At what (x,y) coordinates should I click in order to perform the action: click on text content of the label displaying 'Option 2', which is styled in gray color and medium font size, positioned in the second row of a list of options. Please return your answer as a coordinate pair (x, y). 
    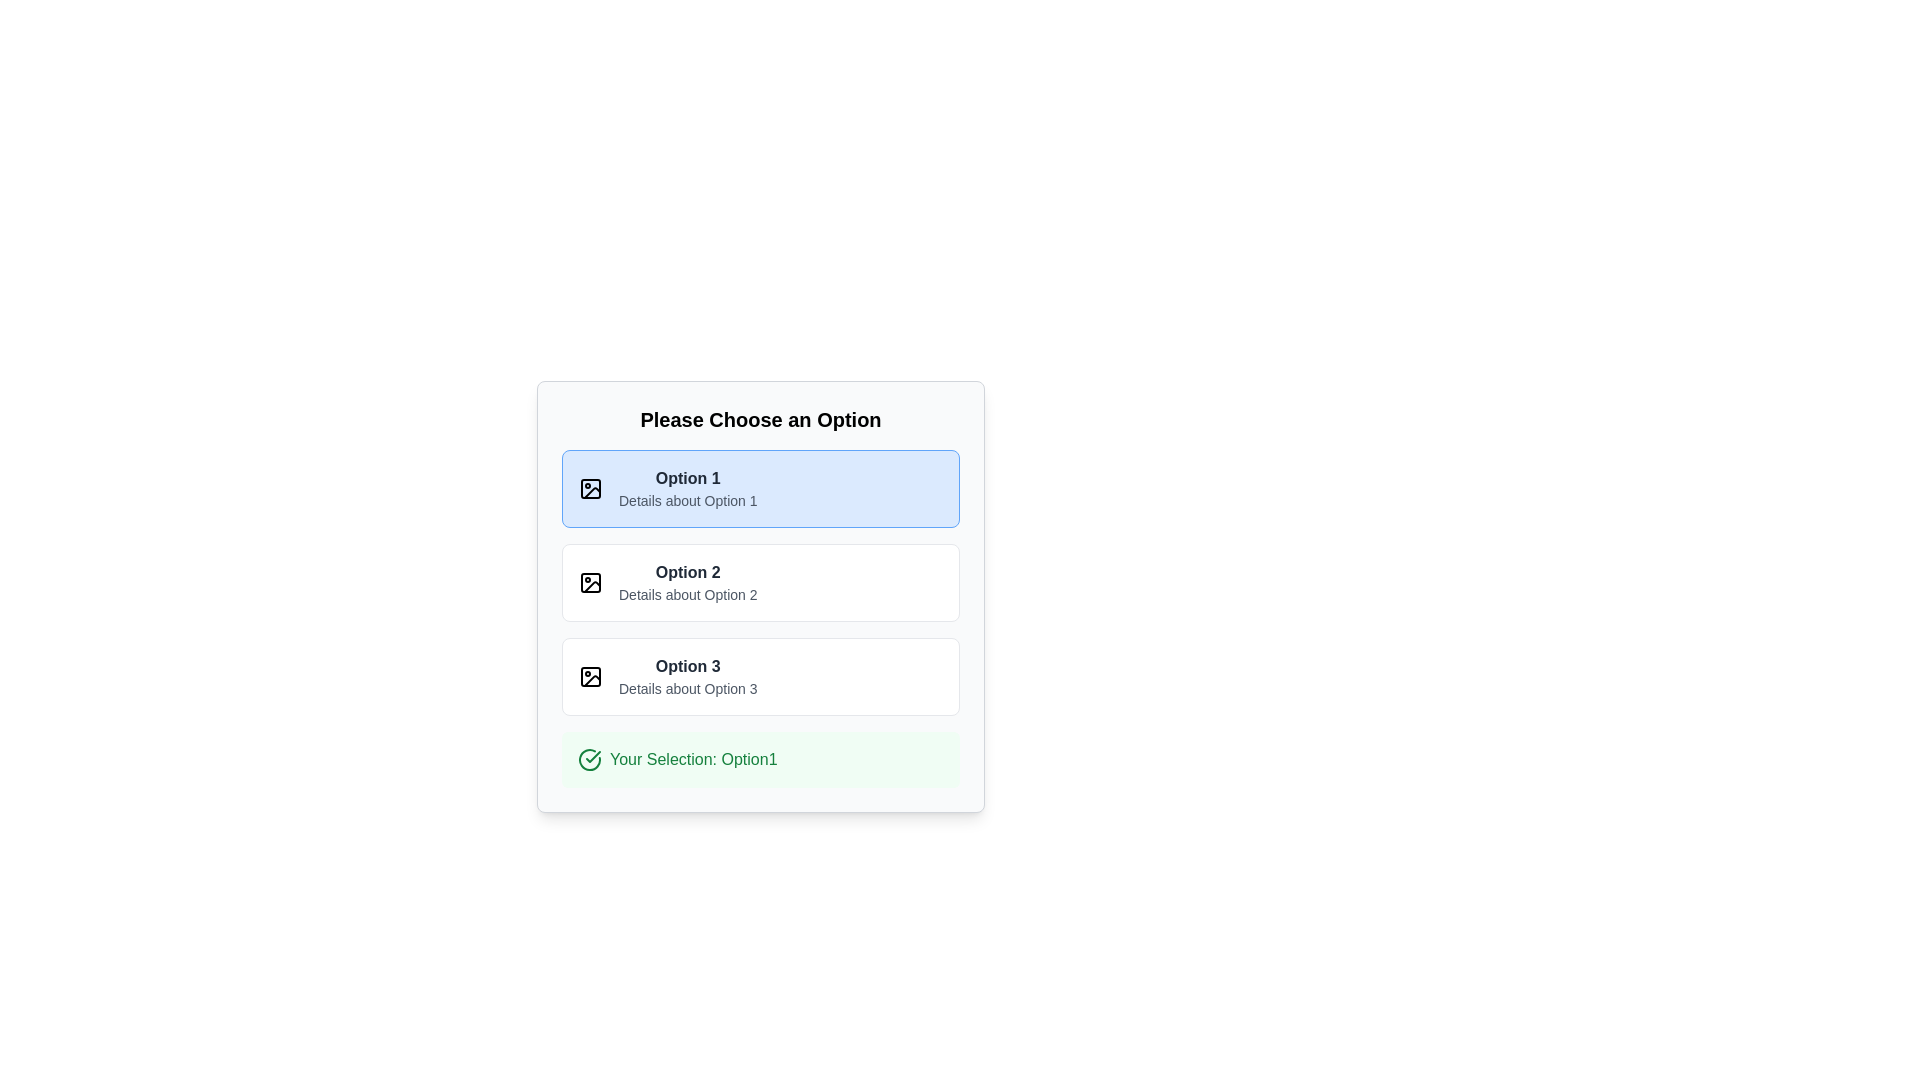
    Looking at the image, I should click on (688, 572).